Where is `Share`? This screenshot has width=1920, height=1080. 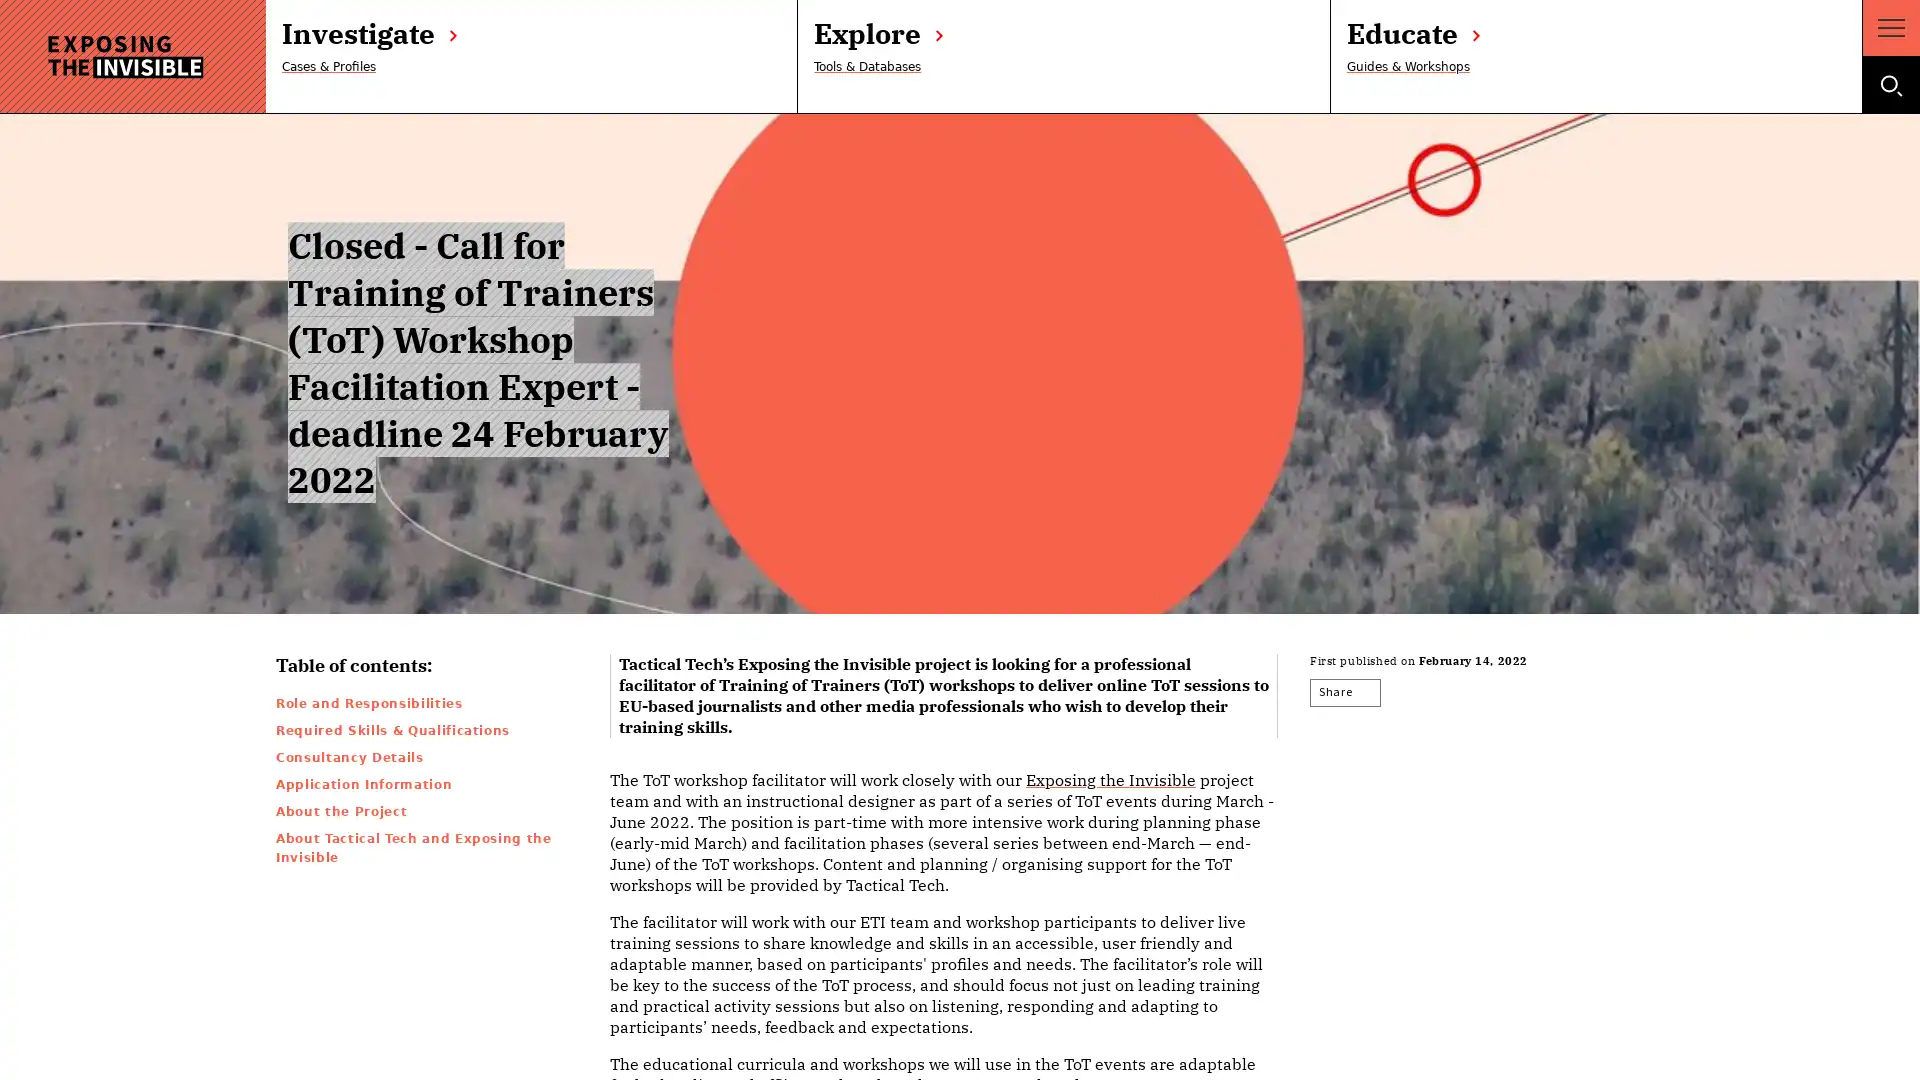 Share is located at coordinates (1348, 692).